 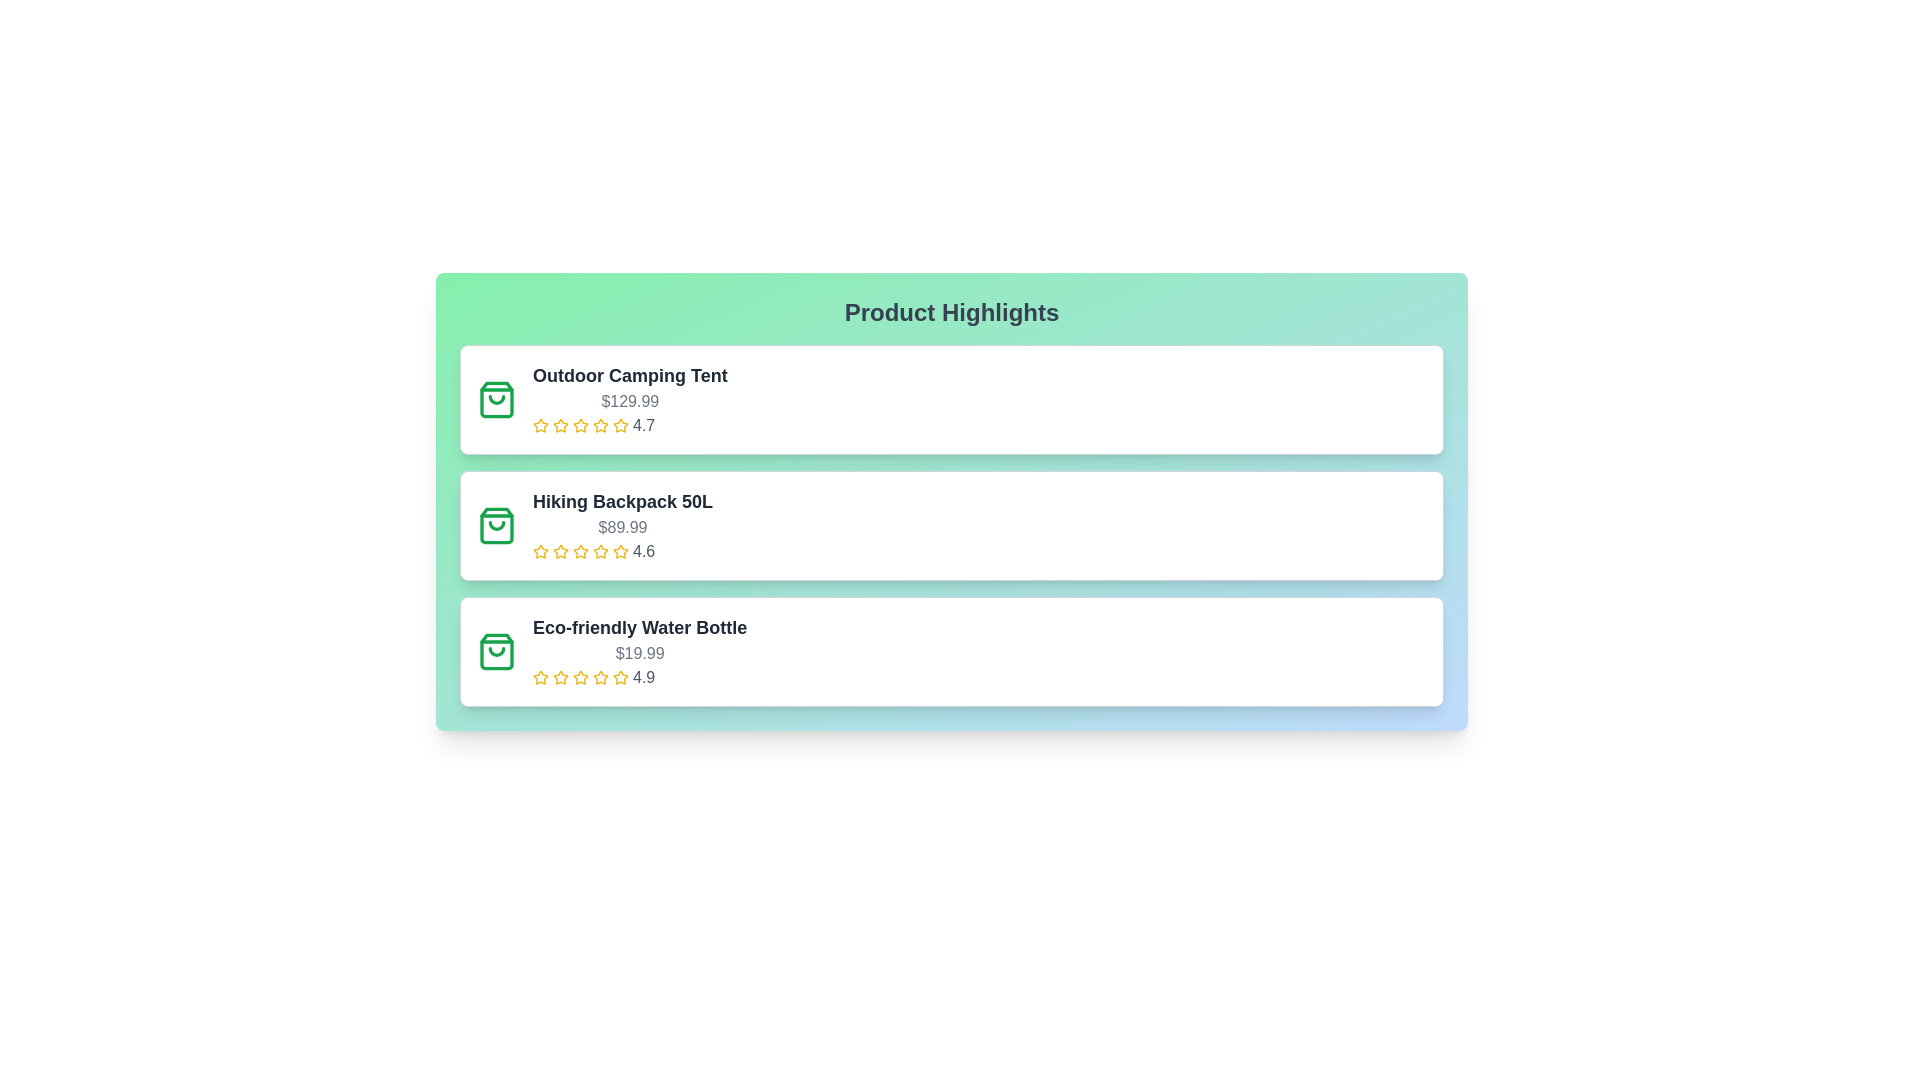 What do you see at coordinates (541, 424) in the screenshot?
I see `the rating of the product to 1 stars by clicking on the corresponding star` at bounding box center [541, 424].